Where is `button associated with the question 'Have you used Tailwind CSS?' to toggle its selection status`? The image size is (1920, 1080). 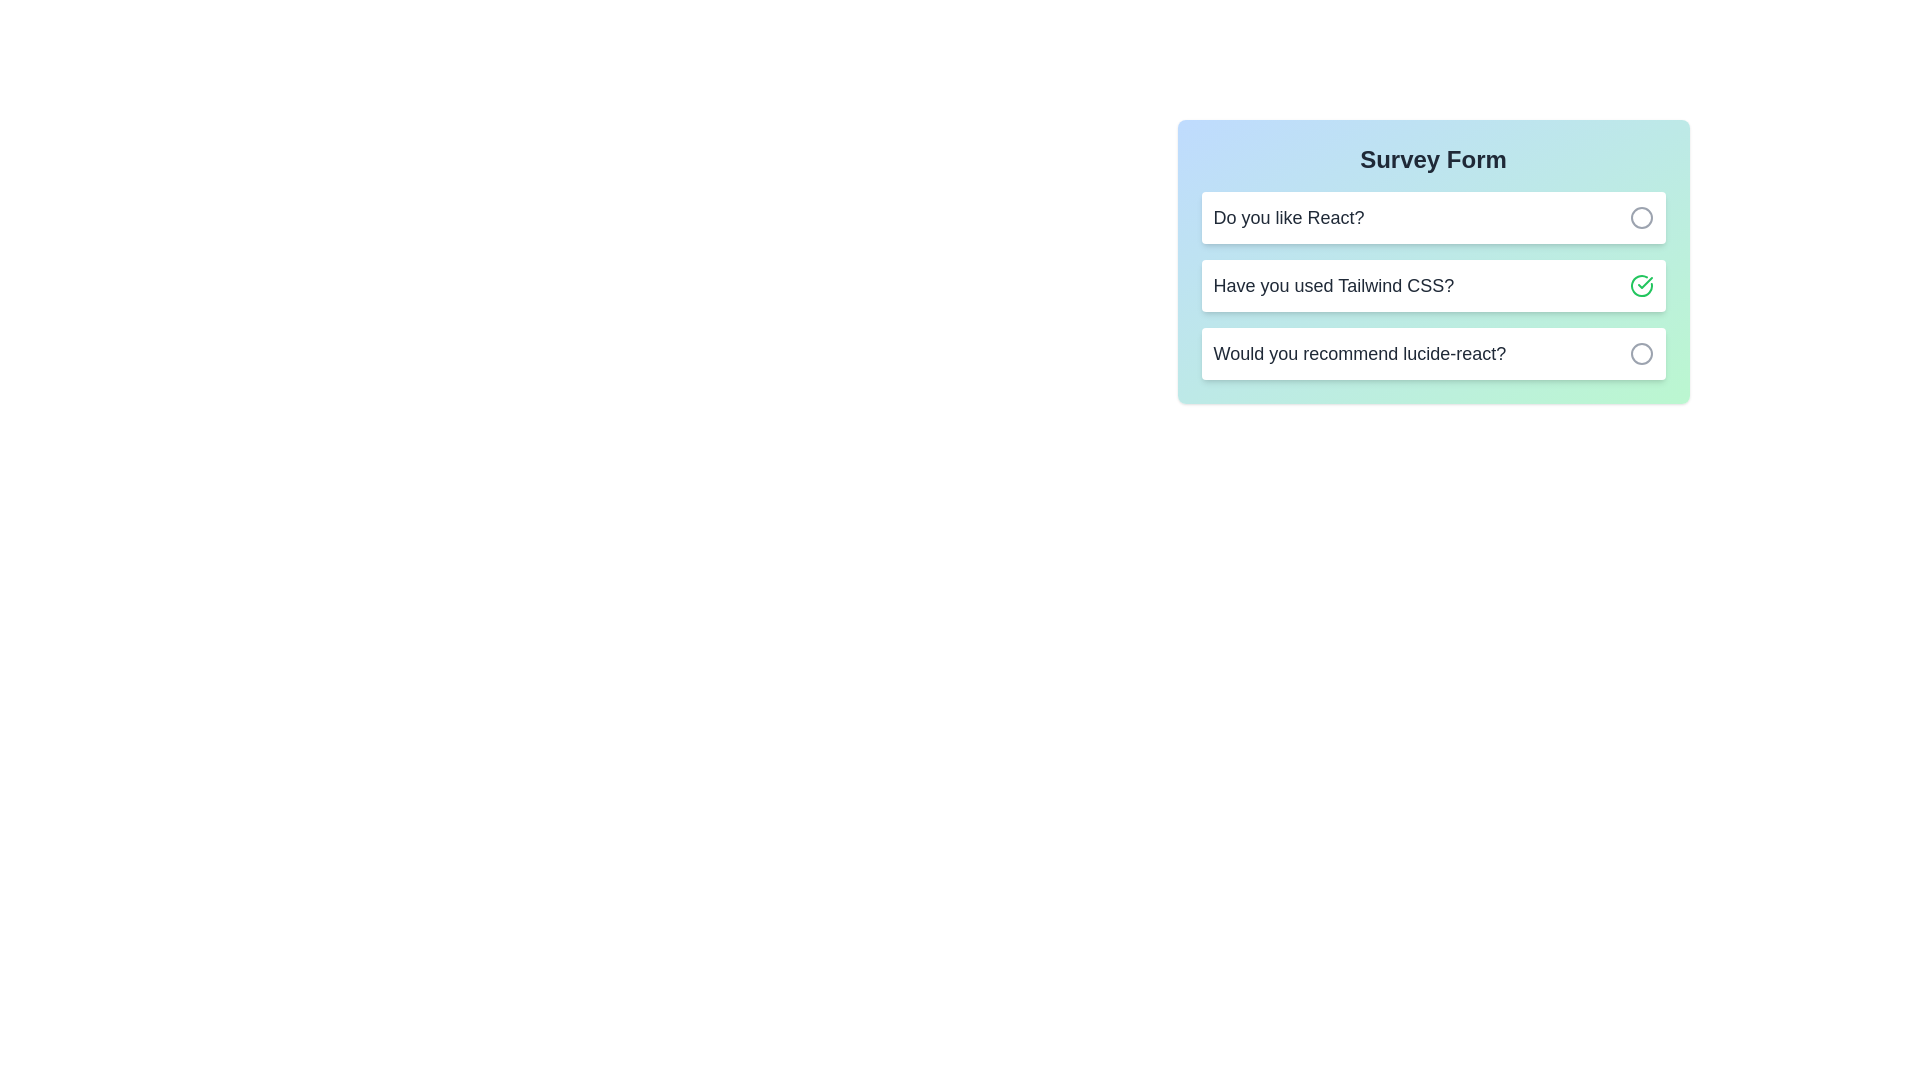 button associated with the question 'Have you used Tailwind CSS?' to toggle its selection status is located at coordinates (1641, 285).